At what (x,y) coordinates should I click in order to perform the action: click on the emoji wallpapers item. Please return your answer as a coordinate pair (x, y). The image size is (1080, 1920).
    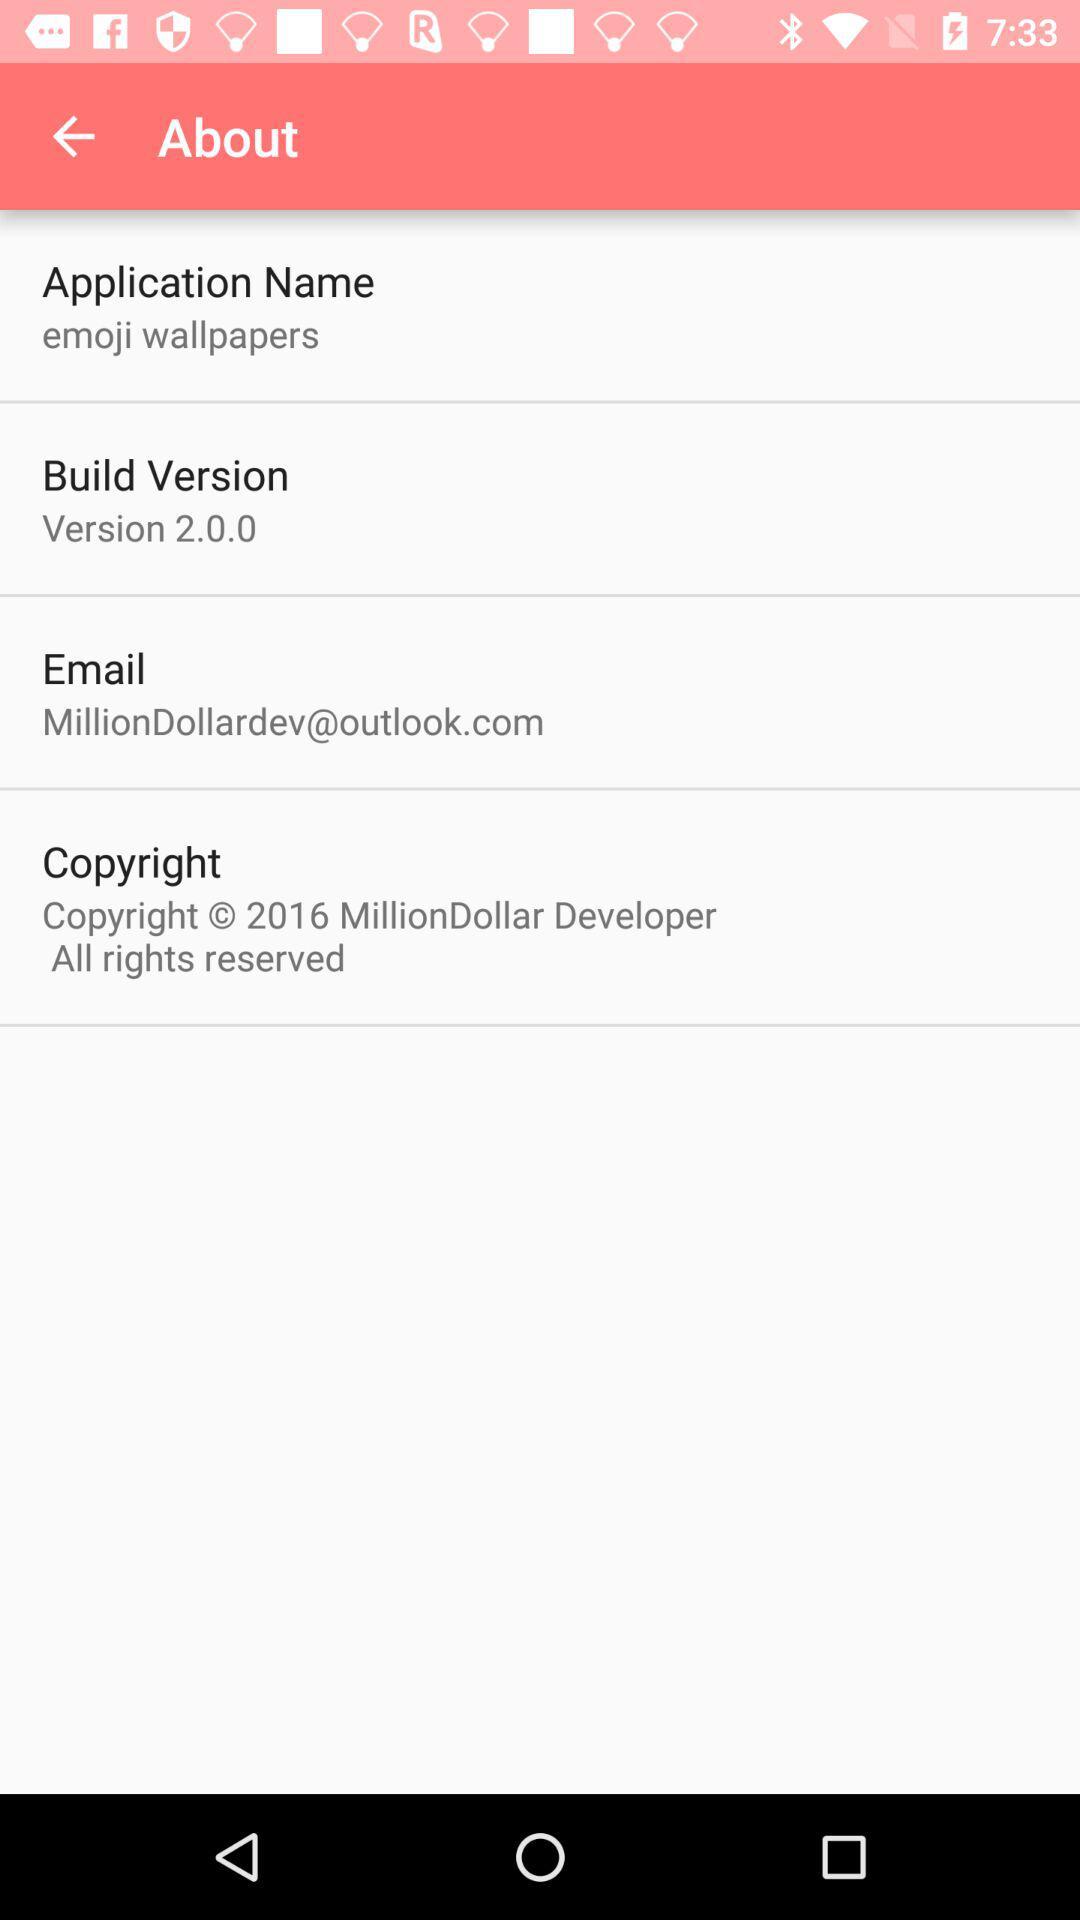
    Looking at the image, I should click on (180, 333).